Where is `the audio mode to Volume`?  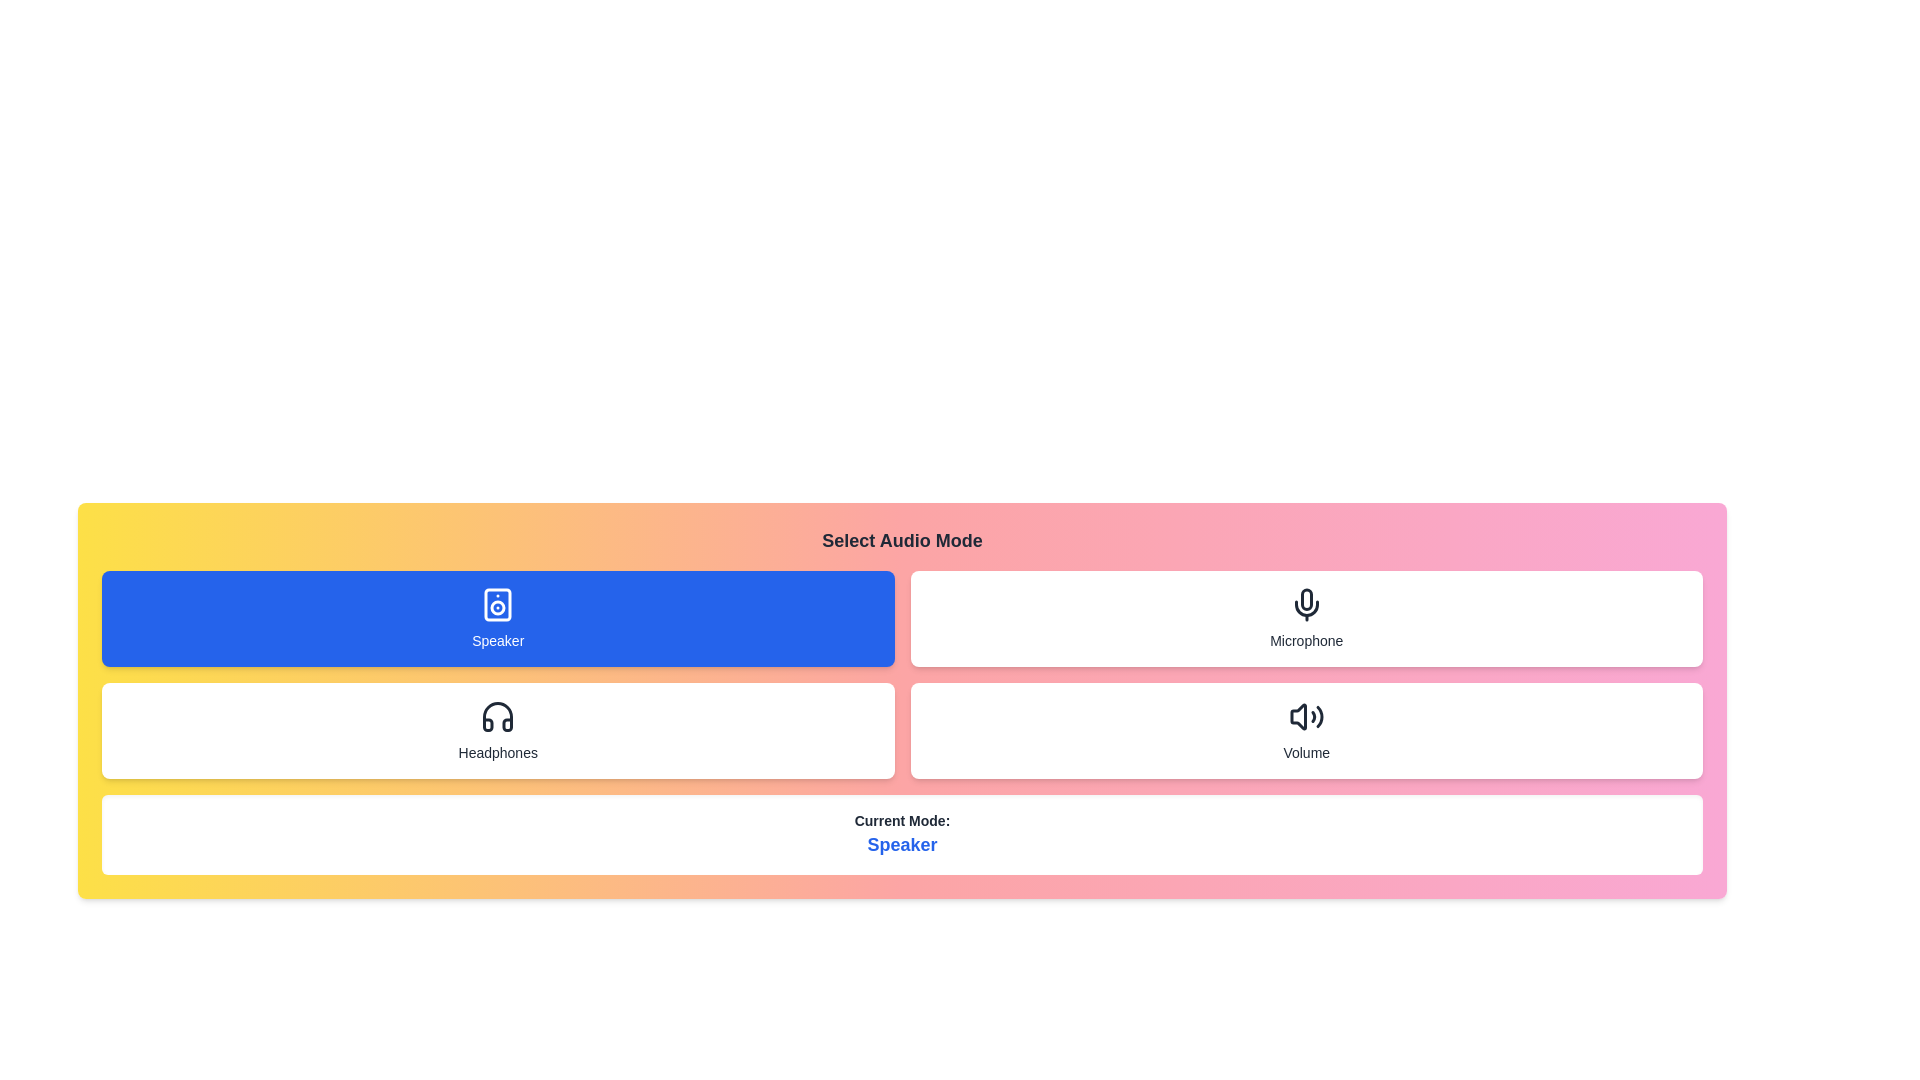
the audio mode to Volume is located at coordinates (1306, 731).